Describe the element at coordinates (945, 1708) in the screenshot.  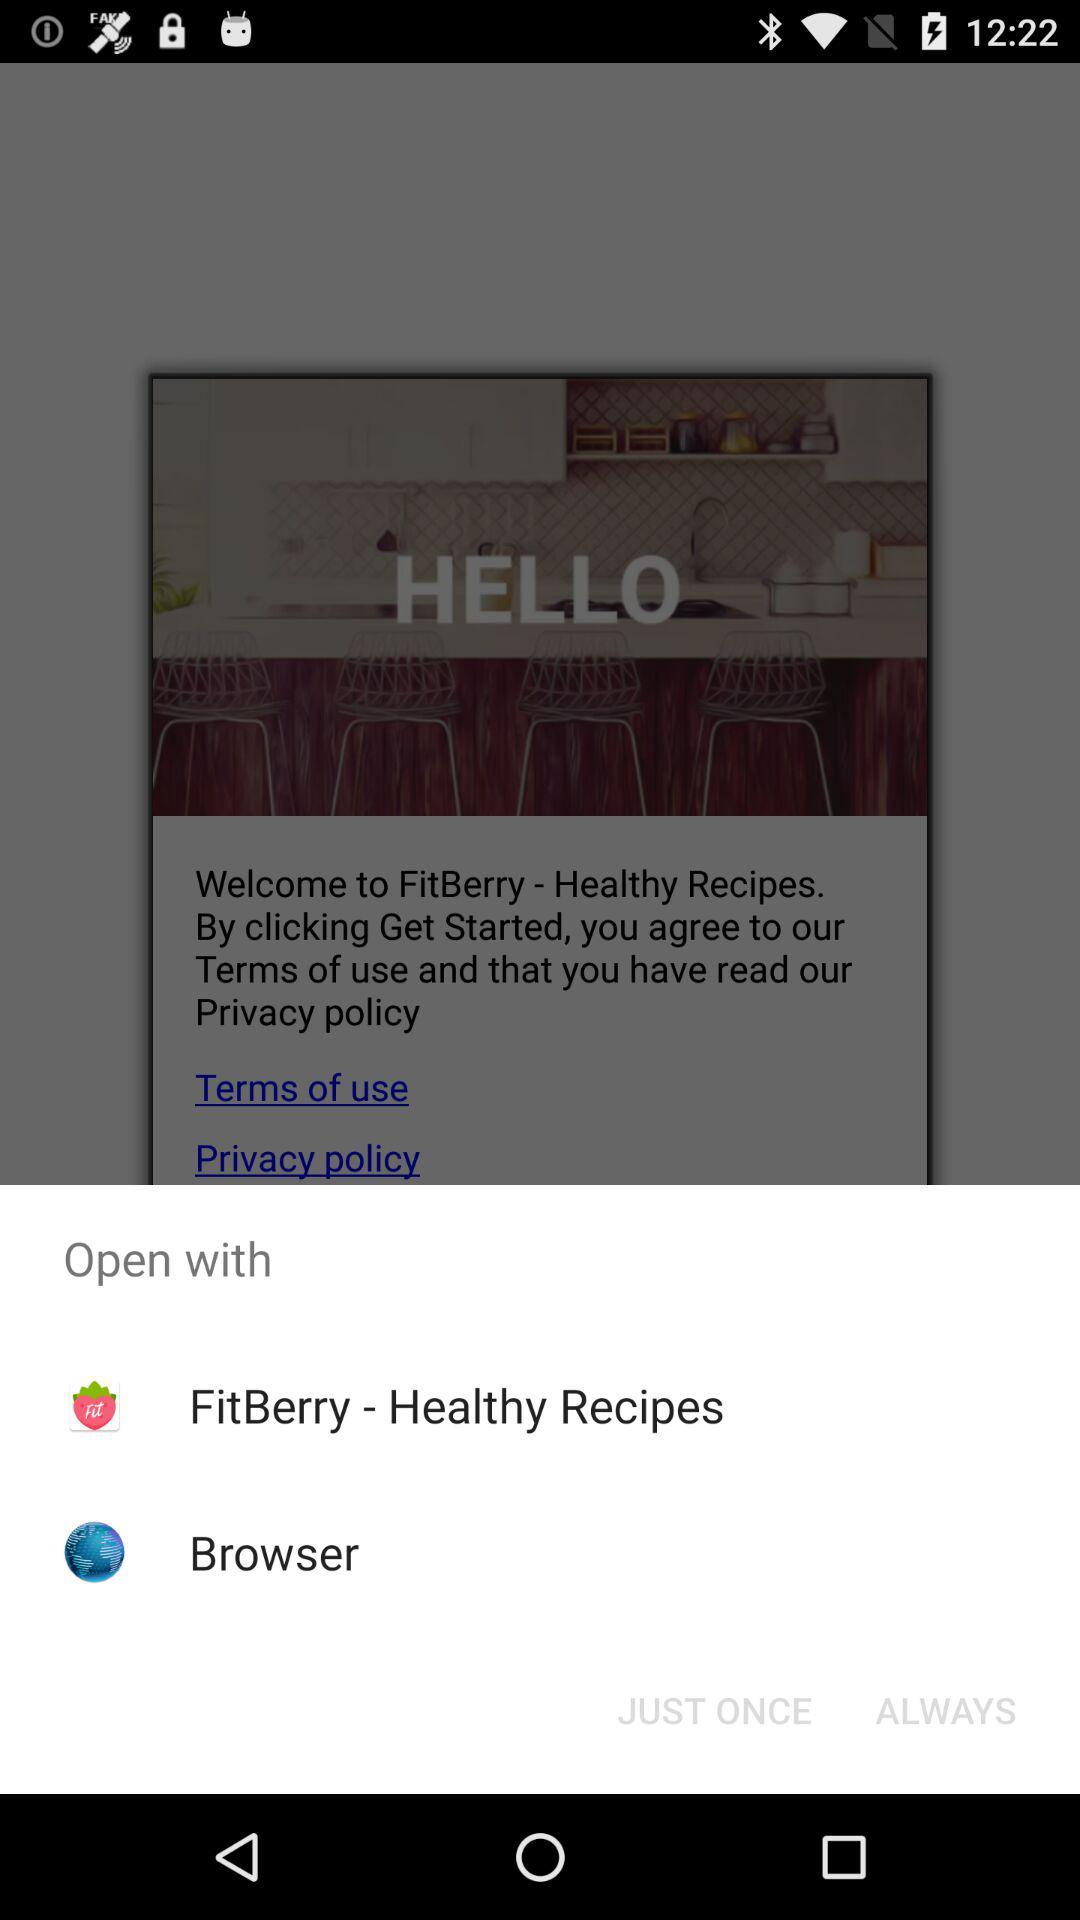
I see `button next to the just once` at that location.